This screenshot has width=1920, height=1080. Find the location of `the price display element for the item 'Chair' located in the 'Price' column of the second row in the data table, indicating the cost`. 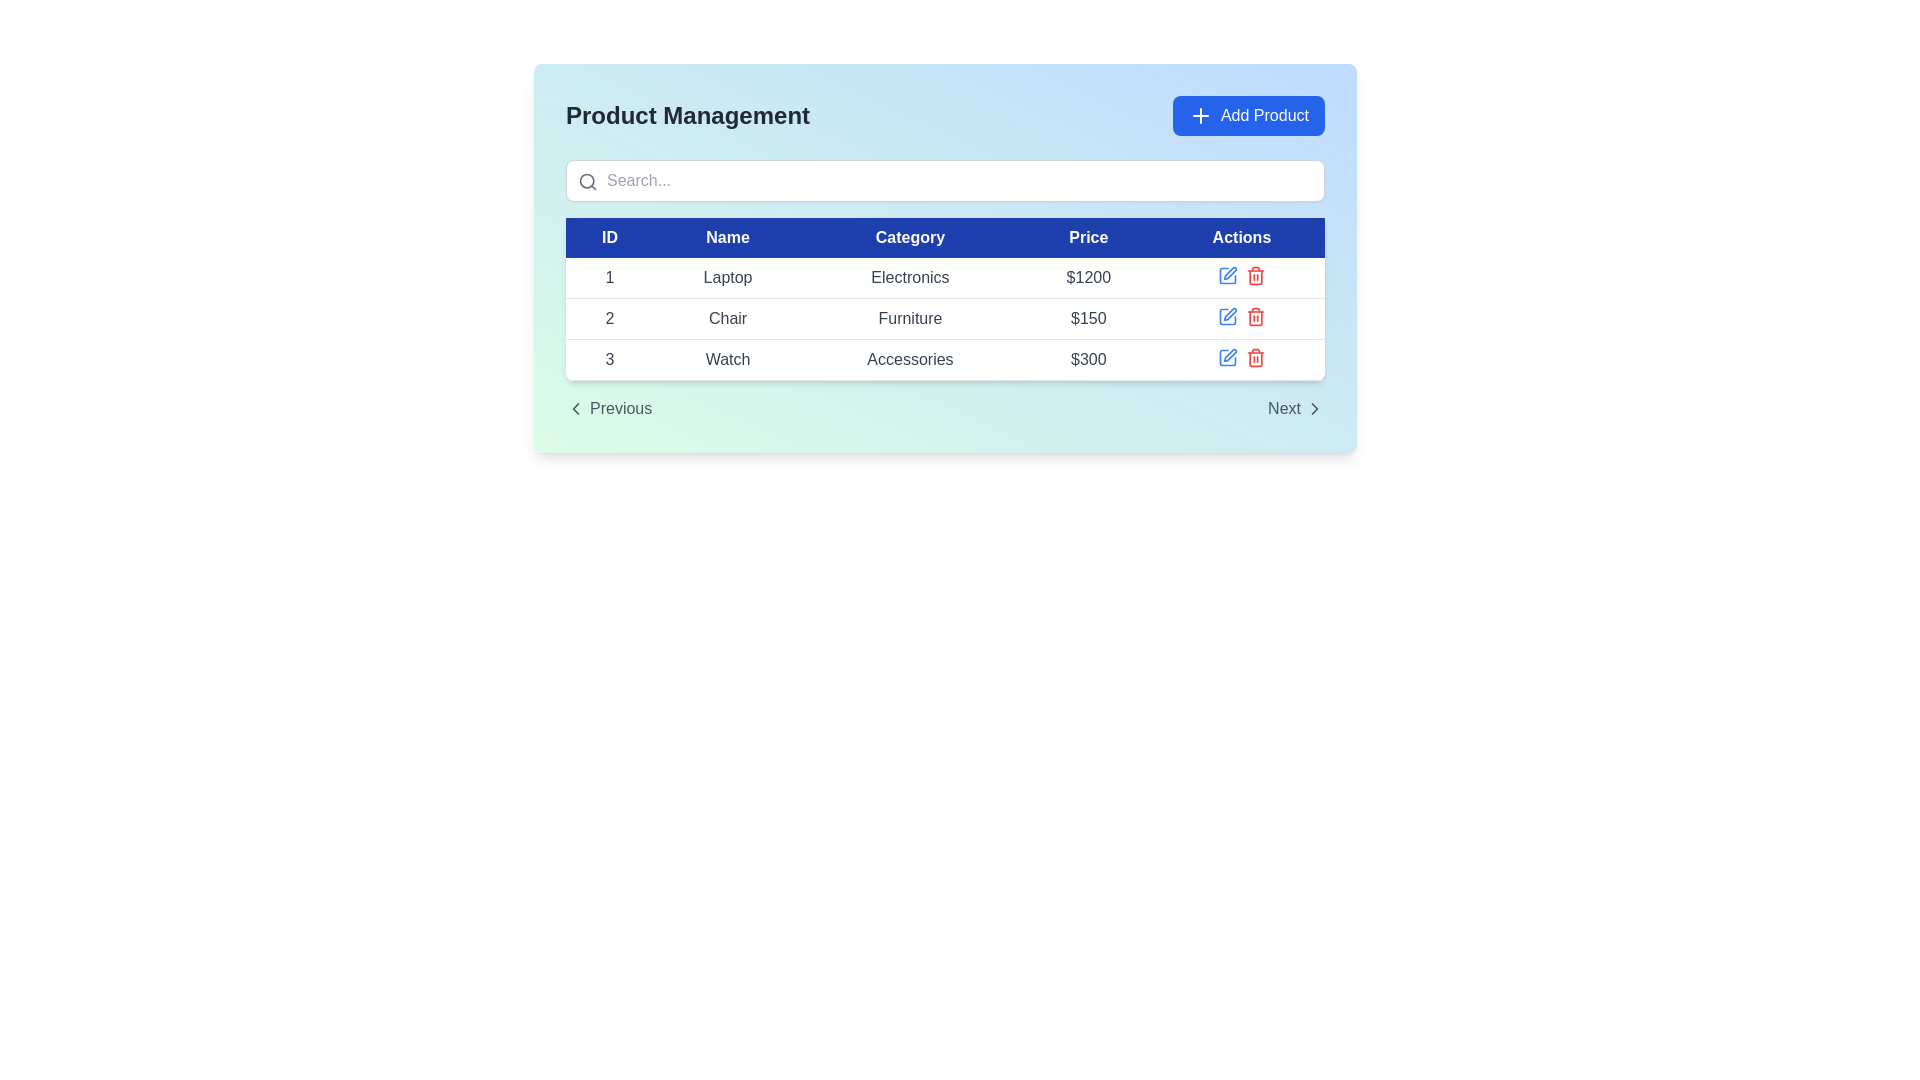

the price display element for the item 'Chair' located in the 'Price' column of the second row in the data table, indicating the cost is located at coordinates (1087, 318).